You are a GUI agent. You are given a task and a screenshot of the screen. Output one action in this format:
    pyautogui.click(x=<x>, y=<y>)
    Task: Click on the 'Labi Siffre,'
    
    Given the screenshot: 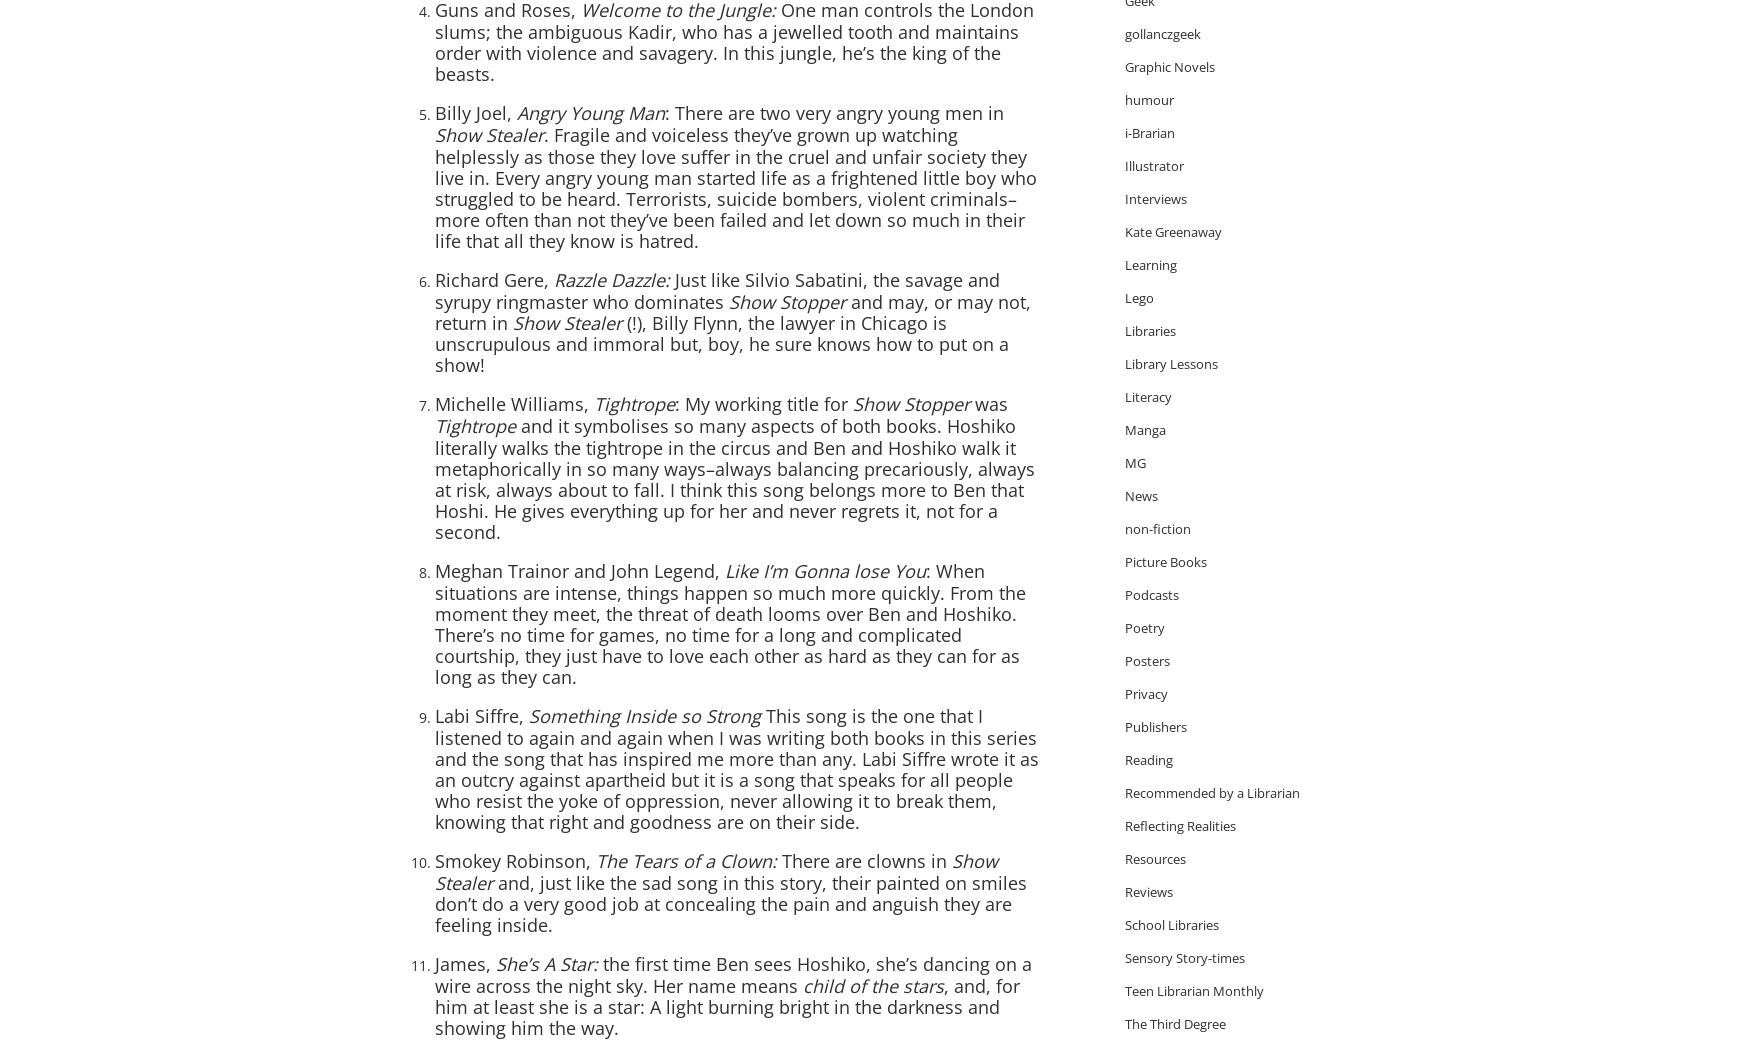 What is the action you would take?
    pyautogui.click(x=481, y=716)
    